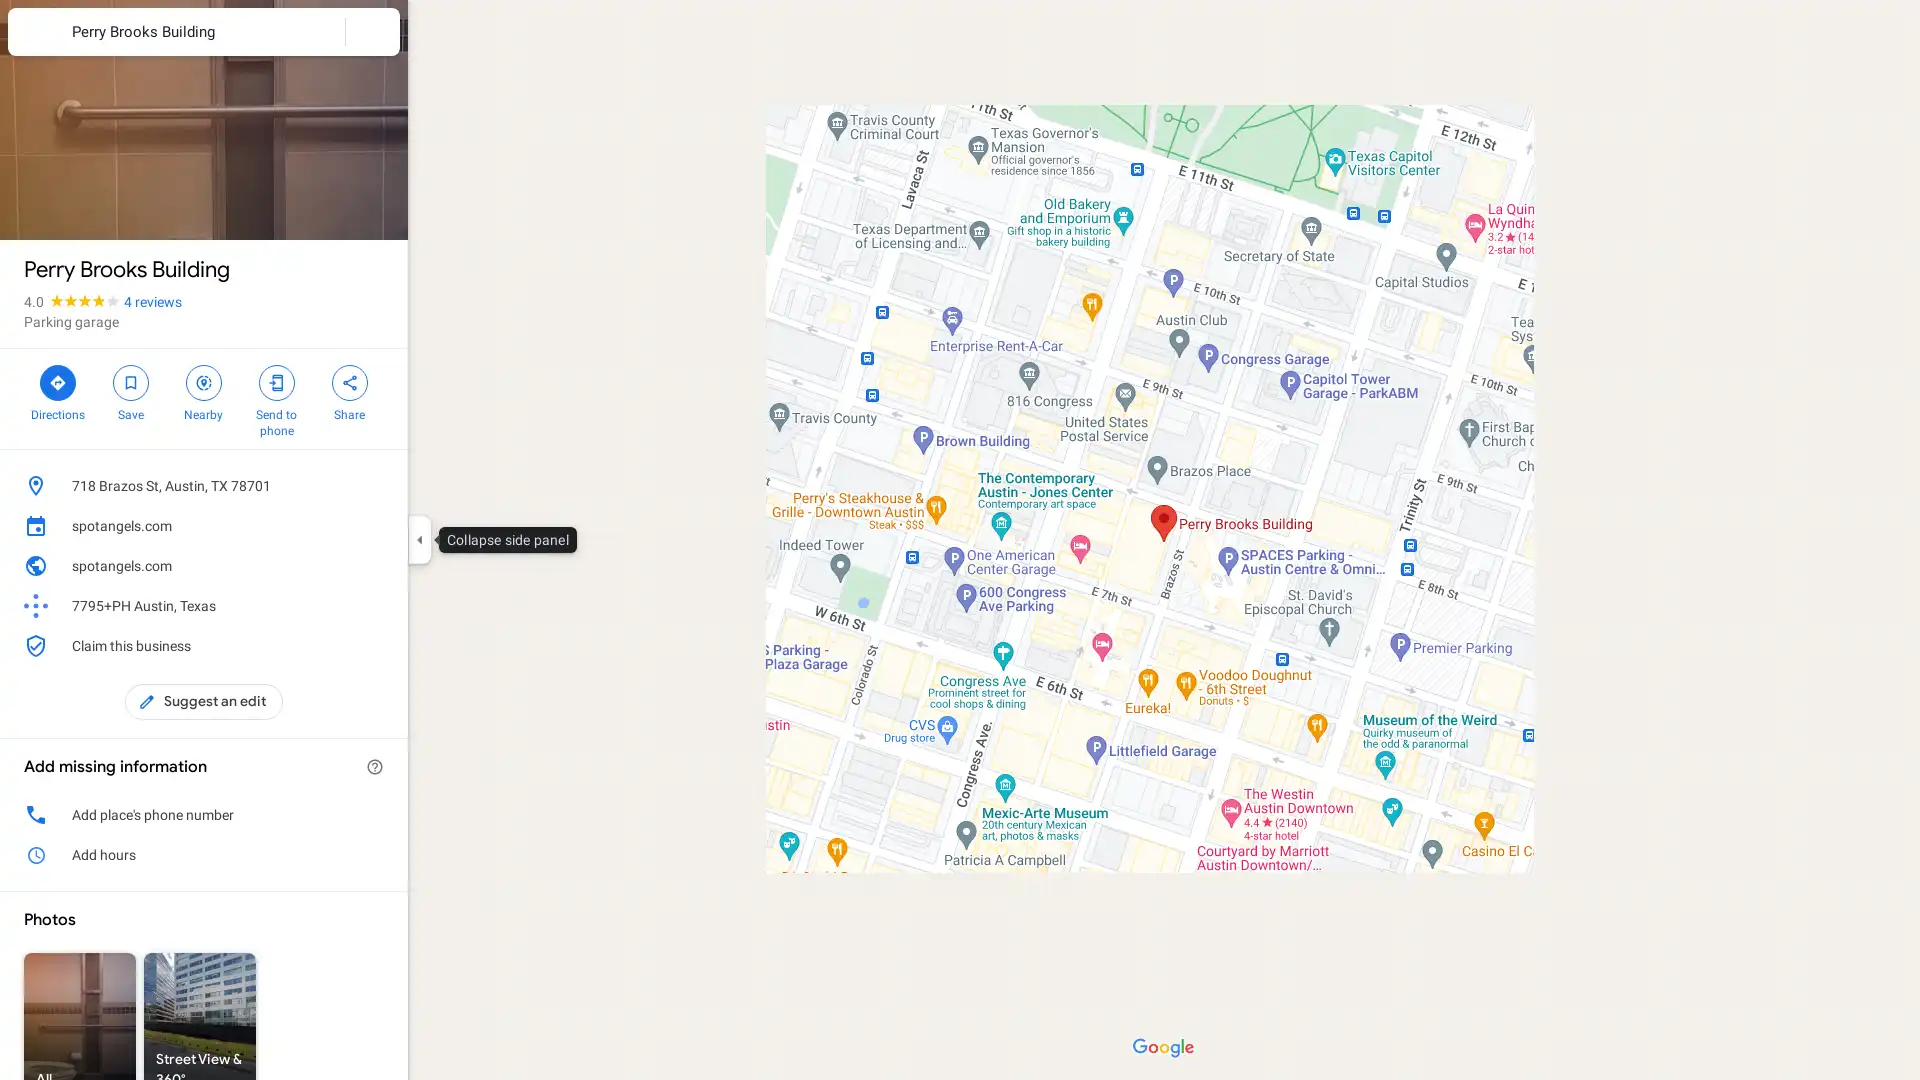 This screenshot has height=1080, width=1920. Describe the element at coordinates (374, 486) in the screenshot. I see `Copy address` at that location.